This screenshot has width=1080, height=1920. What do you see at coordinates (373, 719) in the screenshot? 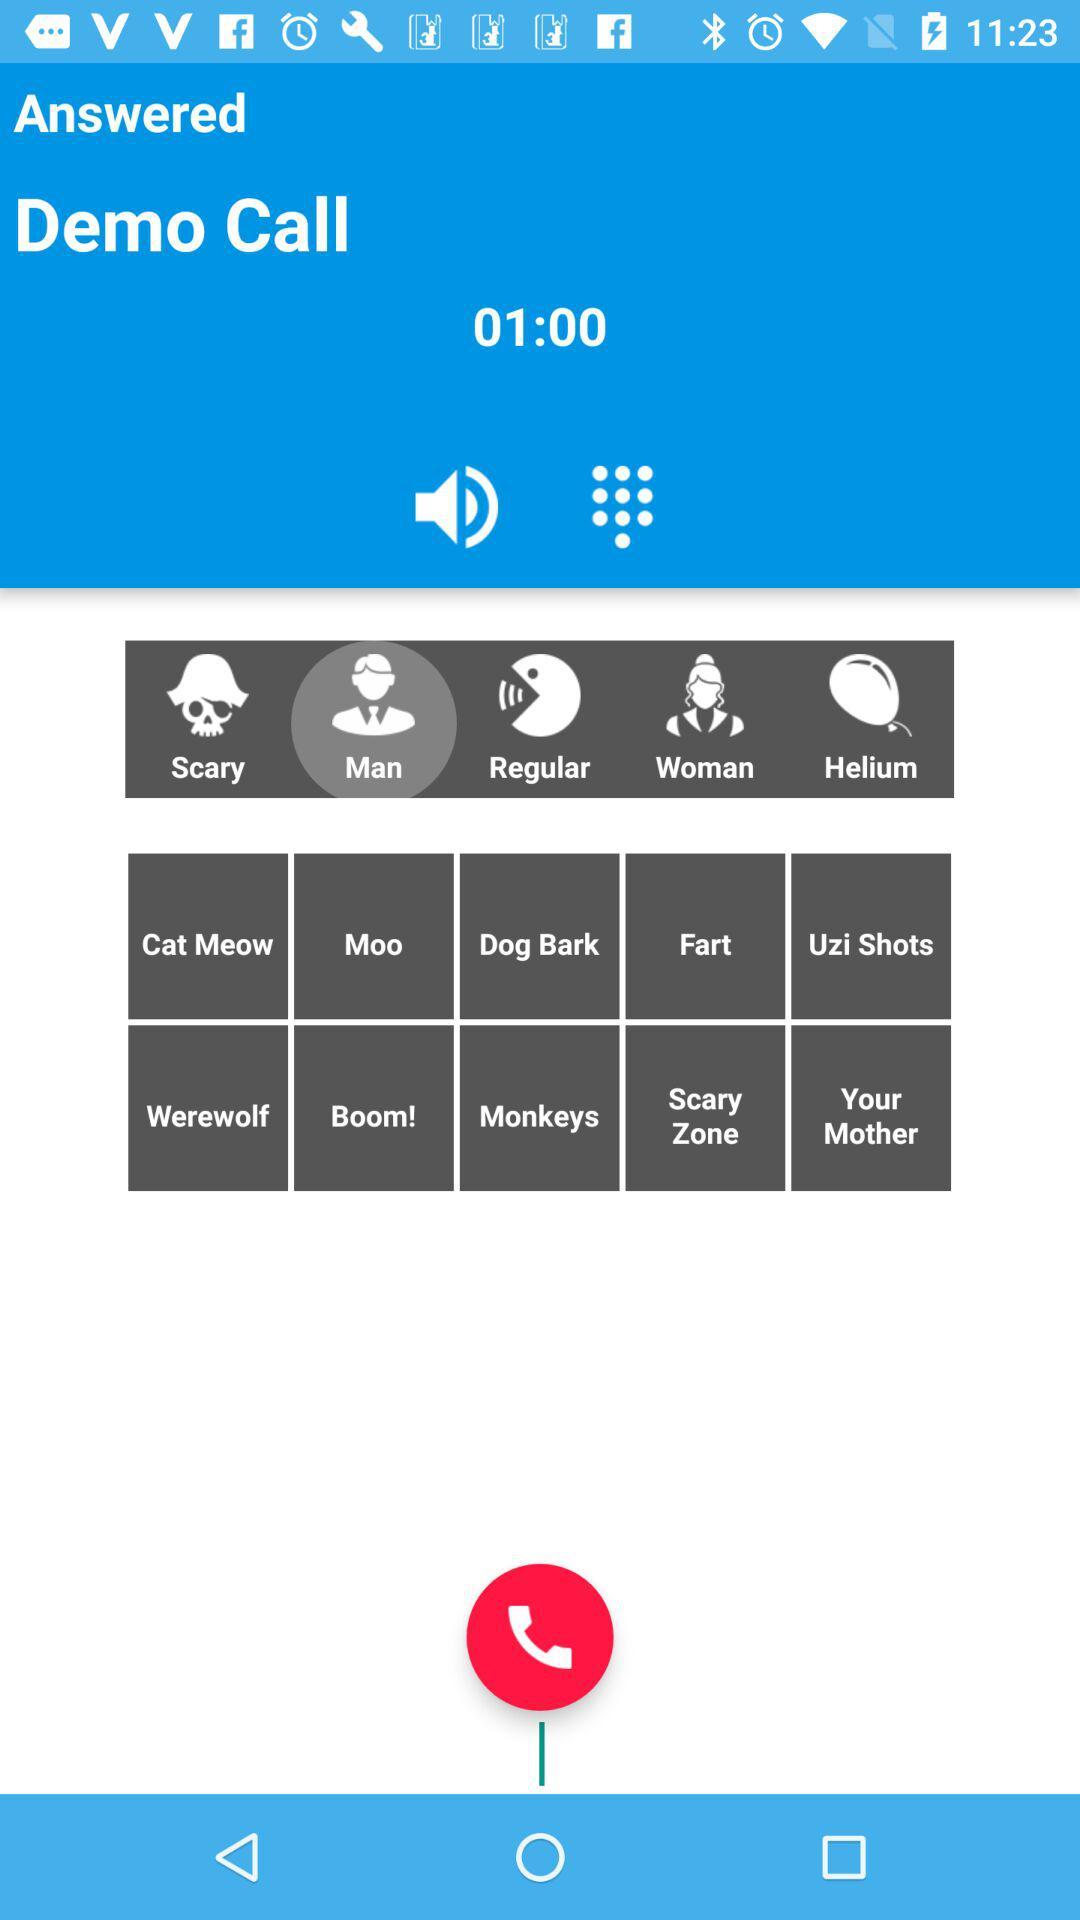
I see `the item to the left of the regular` at bounding box center [373, 719].